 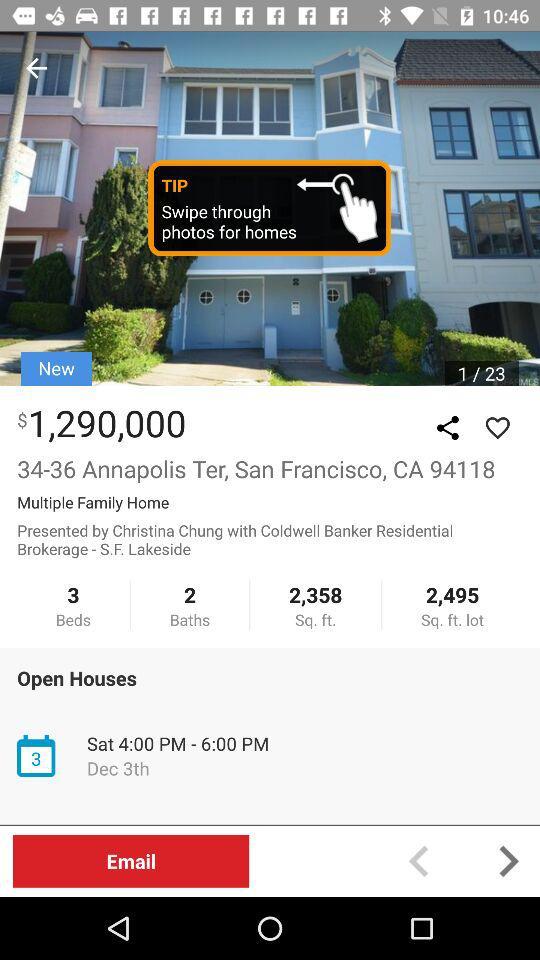 I want to click on share the advertisement, so click(x=447, y=428).